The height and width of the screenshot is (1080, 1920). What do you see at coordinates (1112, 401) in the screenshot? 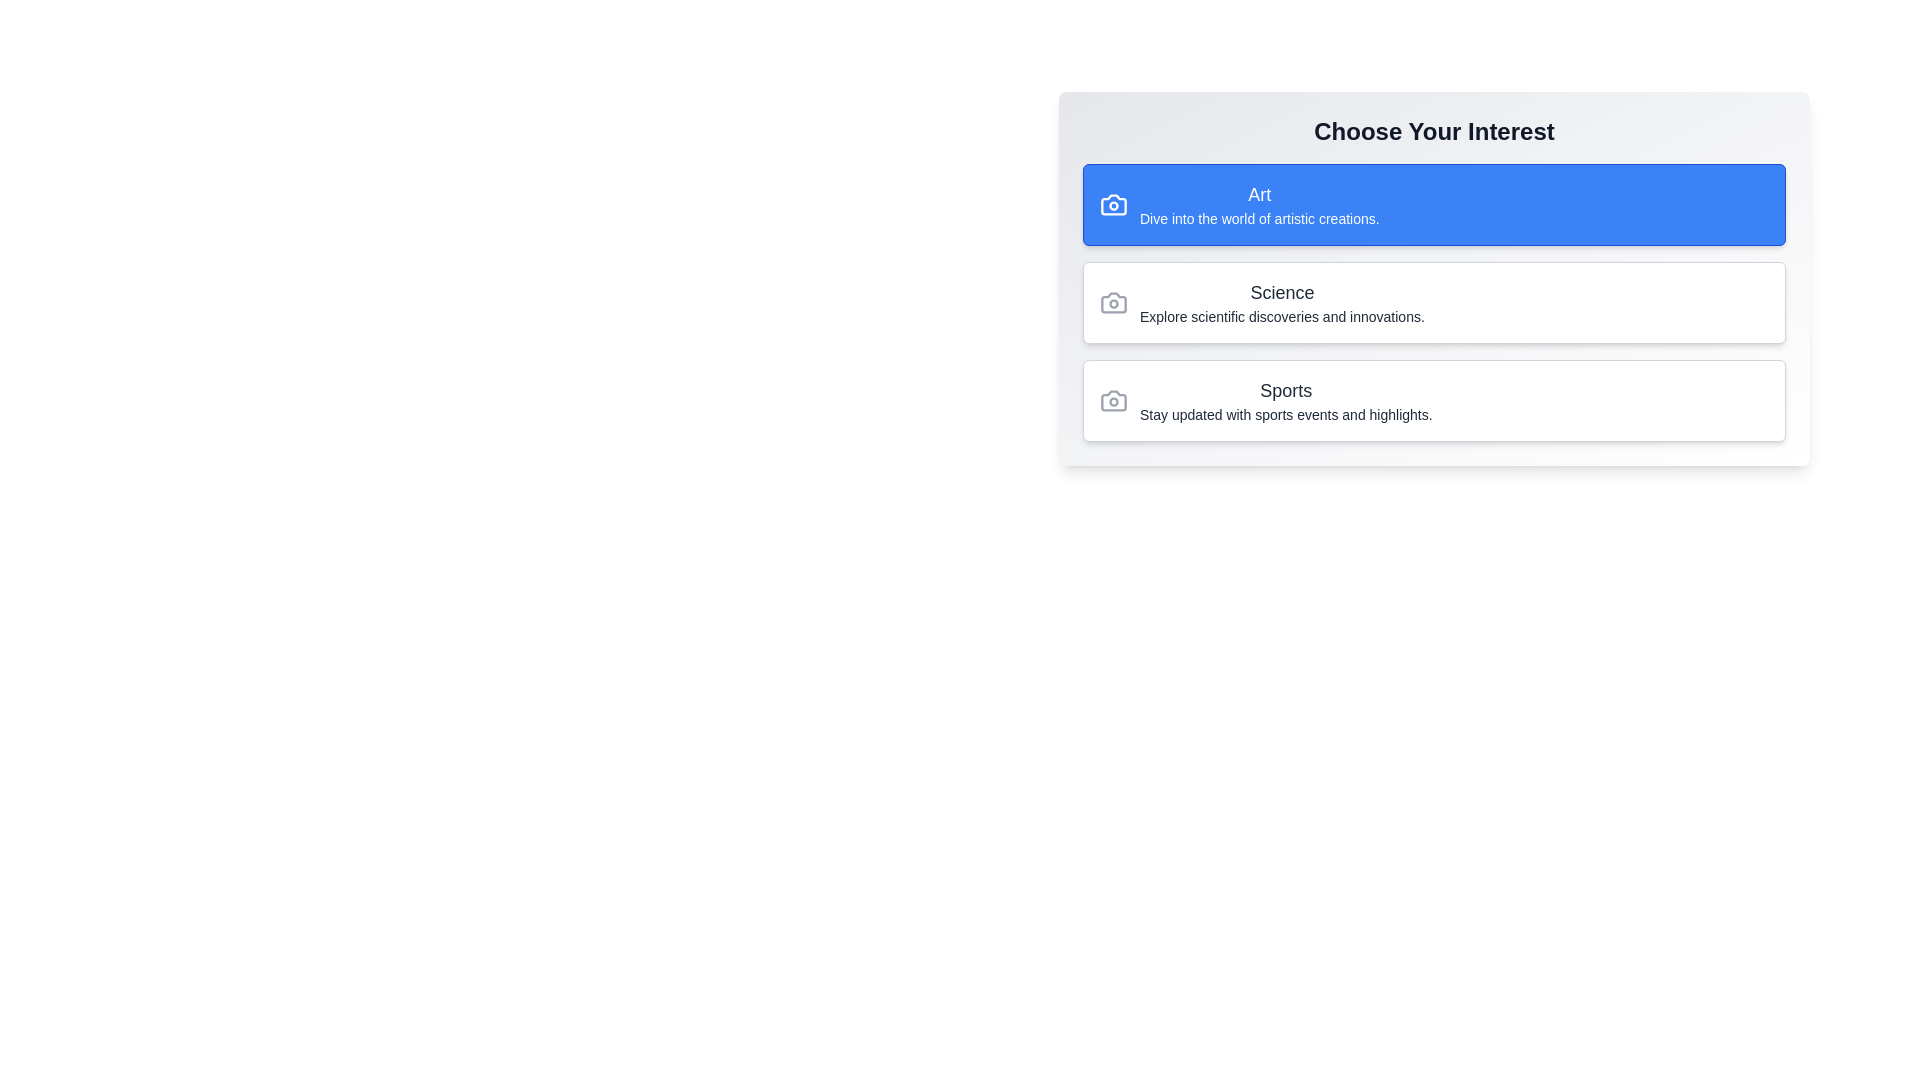
I see `the camera icon element located to the left of the 'Sports' option in the 'Choose Your Interest' selection menu` at bounding box center [1112, 401].